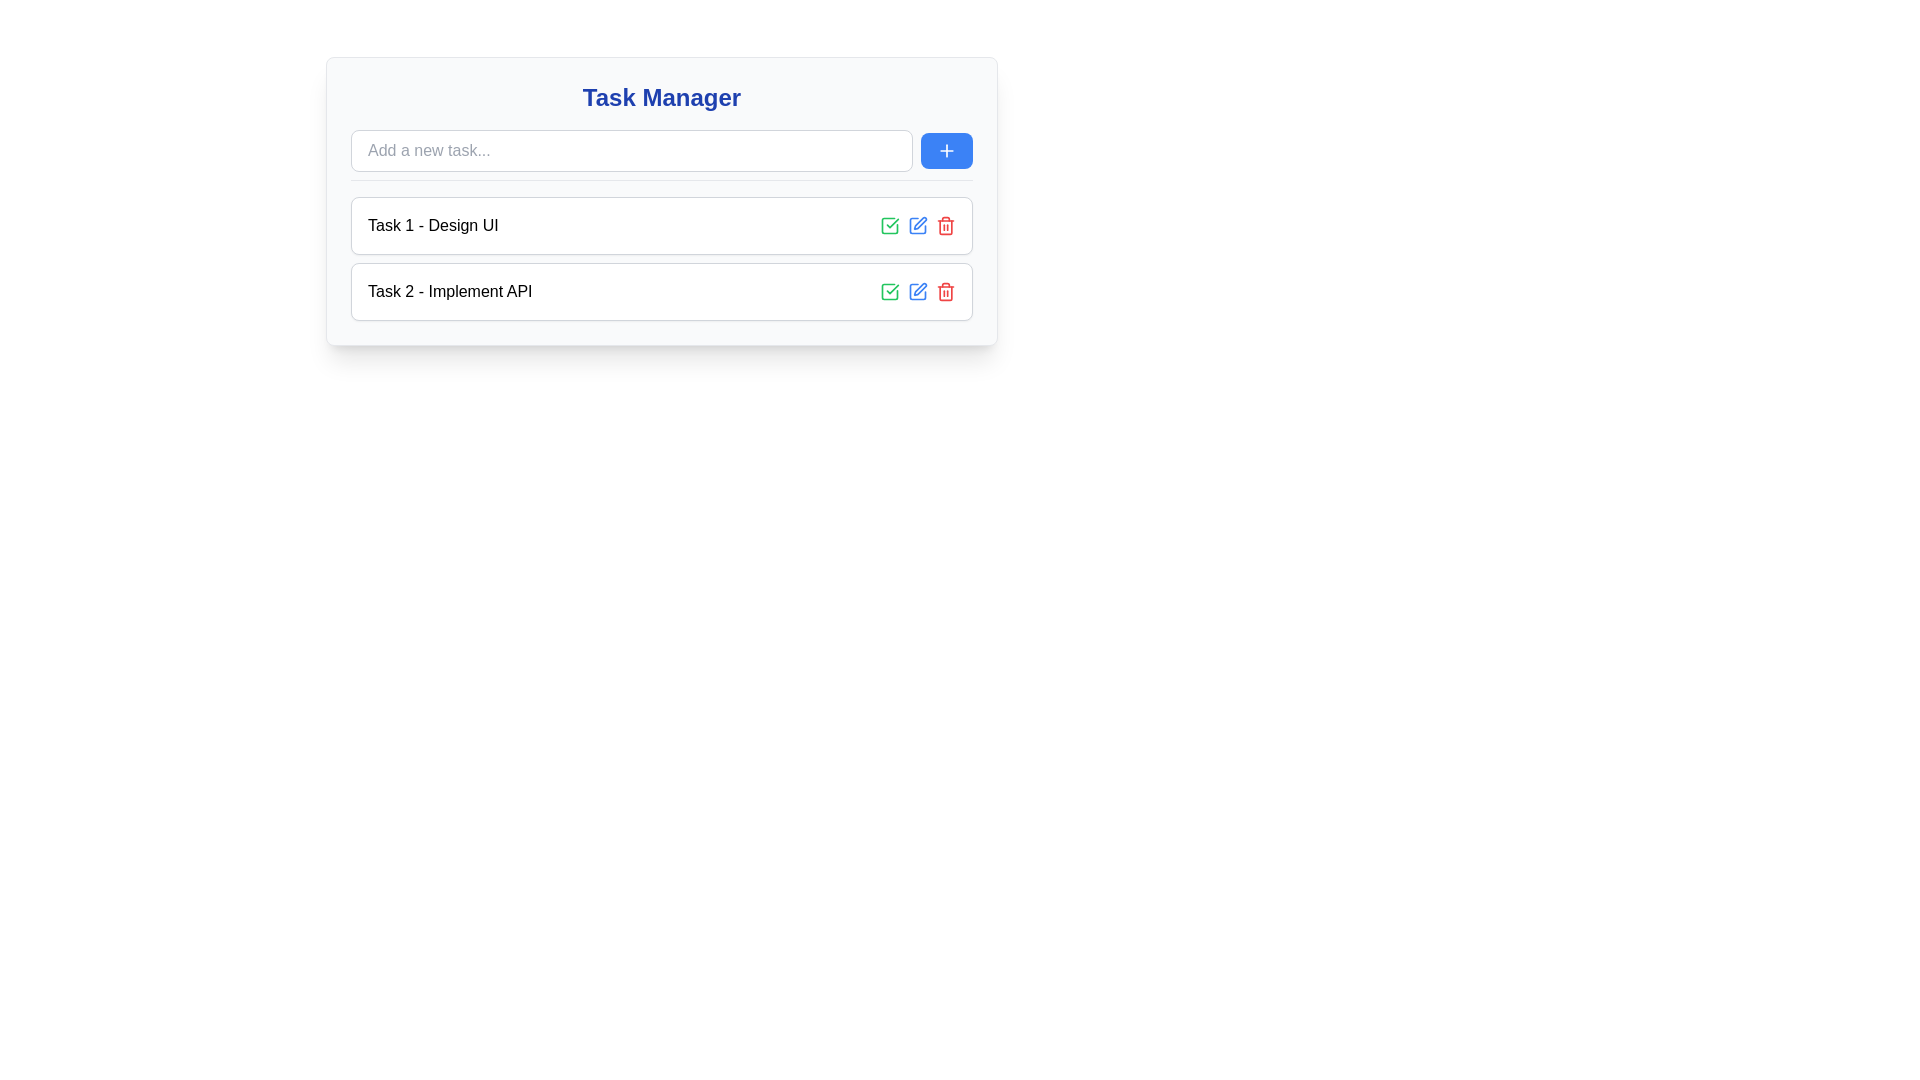  I want to click on the pencil-shaped icon within the edit button located in the third column of the second row of the task list, so click(919, 289).